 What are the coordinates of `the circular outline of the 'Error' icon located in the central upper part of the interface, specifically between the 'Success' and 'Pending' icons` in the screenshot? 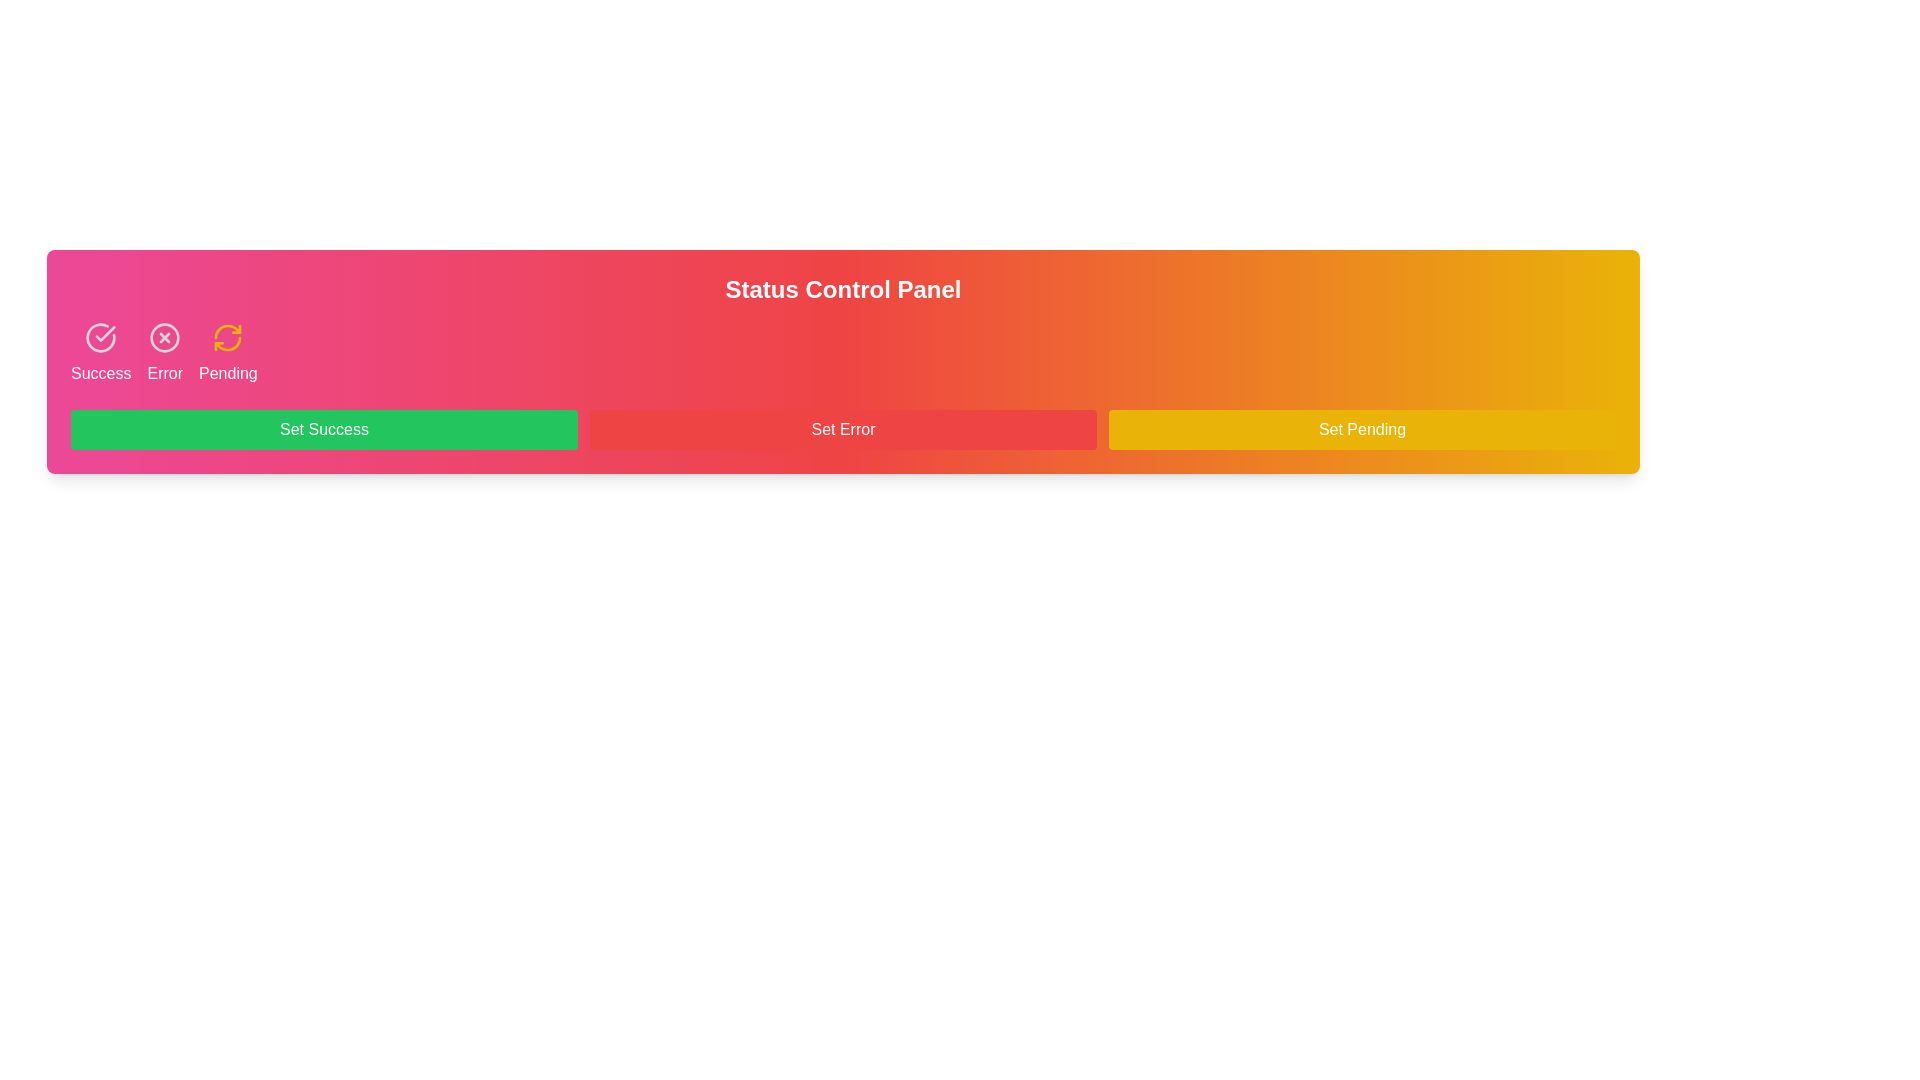 It's located at (165, 337).